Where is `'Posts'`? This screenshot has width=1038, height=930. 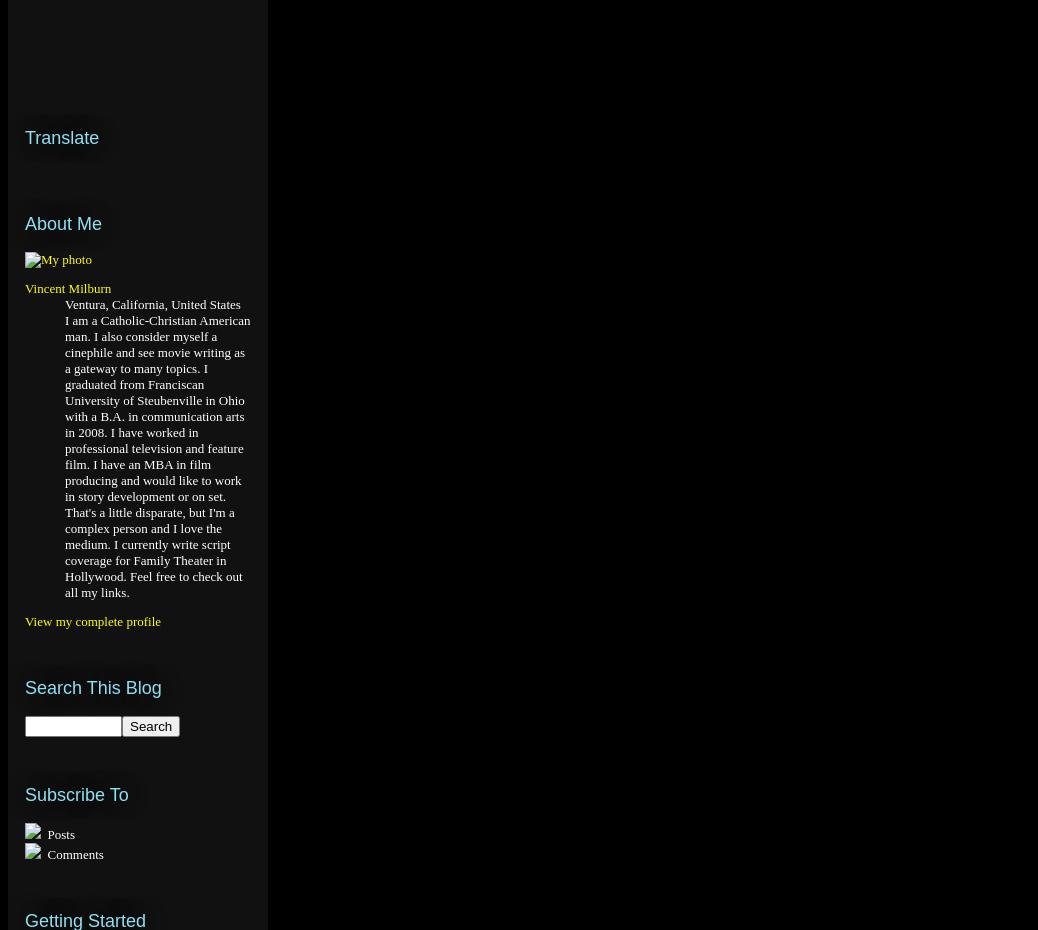 'Posts' is located at coordinates (57, 832).